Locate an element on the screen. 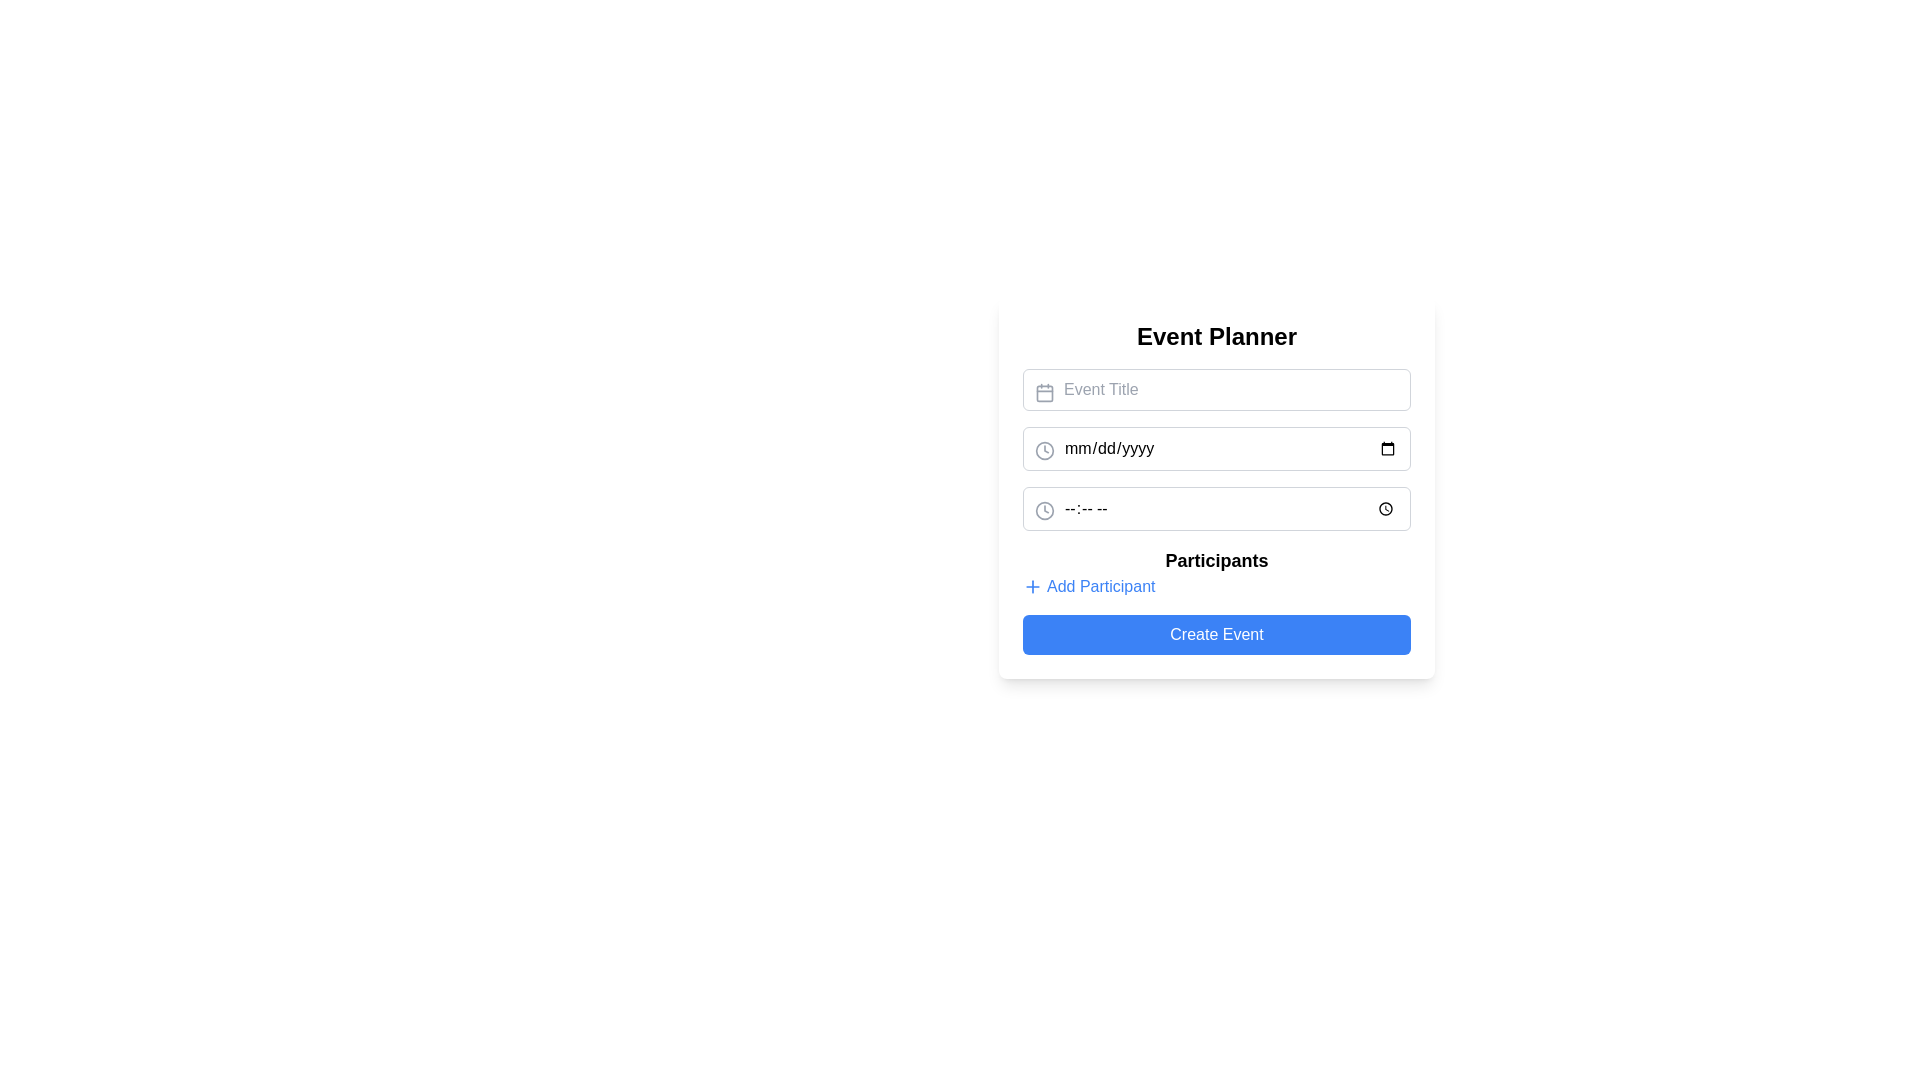 This screenshot has height=1080, width=1920. the 'Participants' heading, which displays bold black text in a larger font size and is positioned above the 'Add Participant' button is located at coordinates (1216, 560).